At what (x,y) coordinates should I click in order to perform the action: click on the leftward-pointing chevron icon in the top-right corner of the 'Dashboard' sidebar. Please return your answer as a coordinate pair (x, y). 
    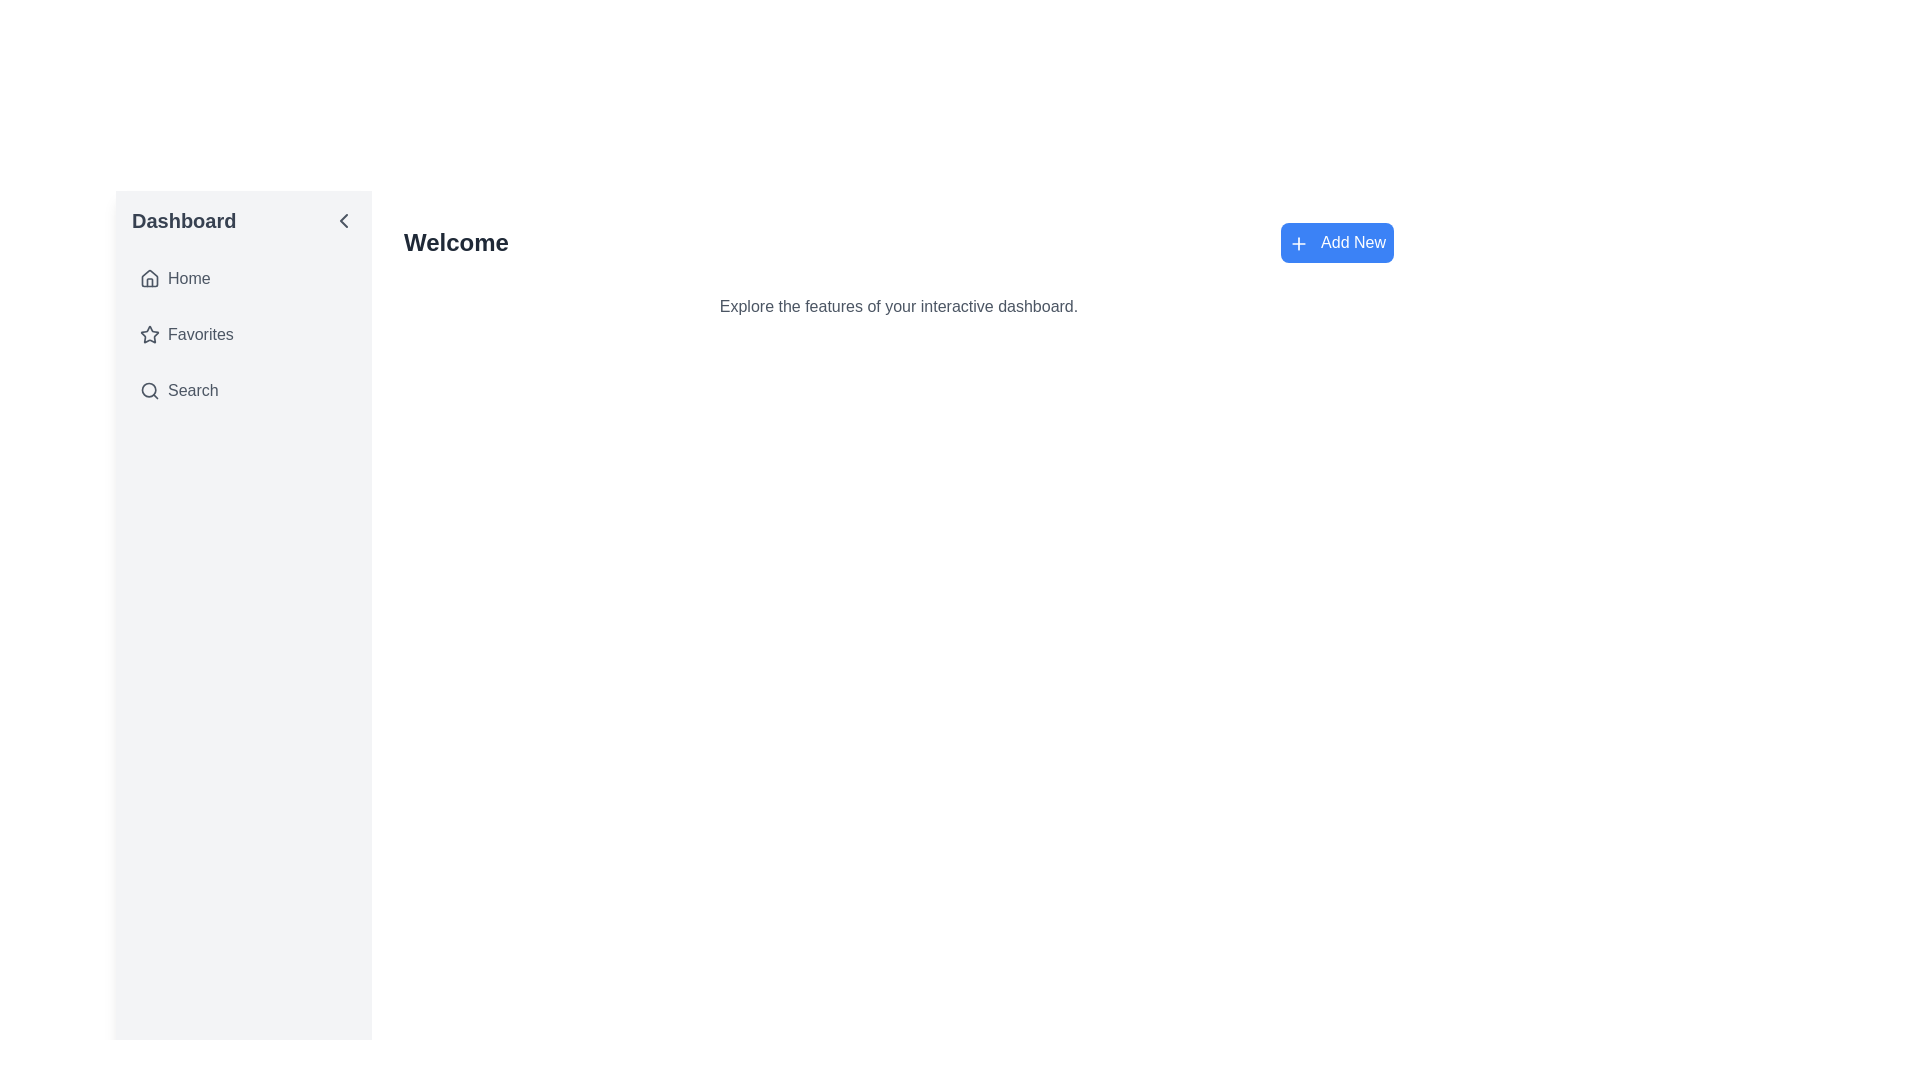
    Looking at the image, I should click on (344, 220).